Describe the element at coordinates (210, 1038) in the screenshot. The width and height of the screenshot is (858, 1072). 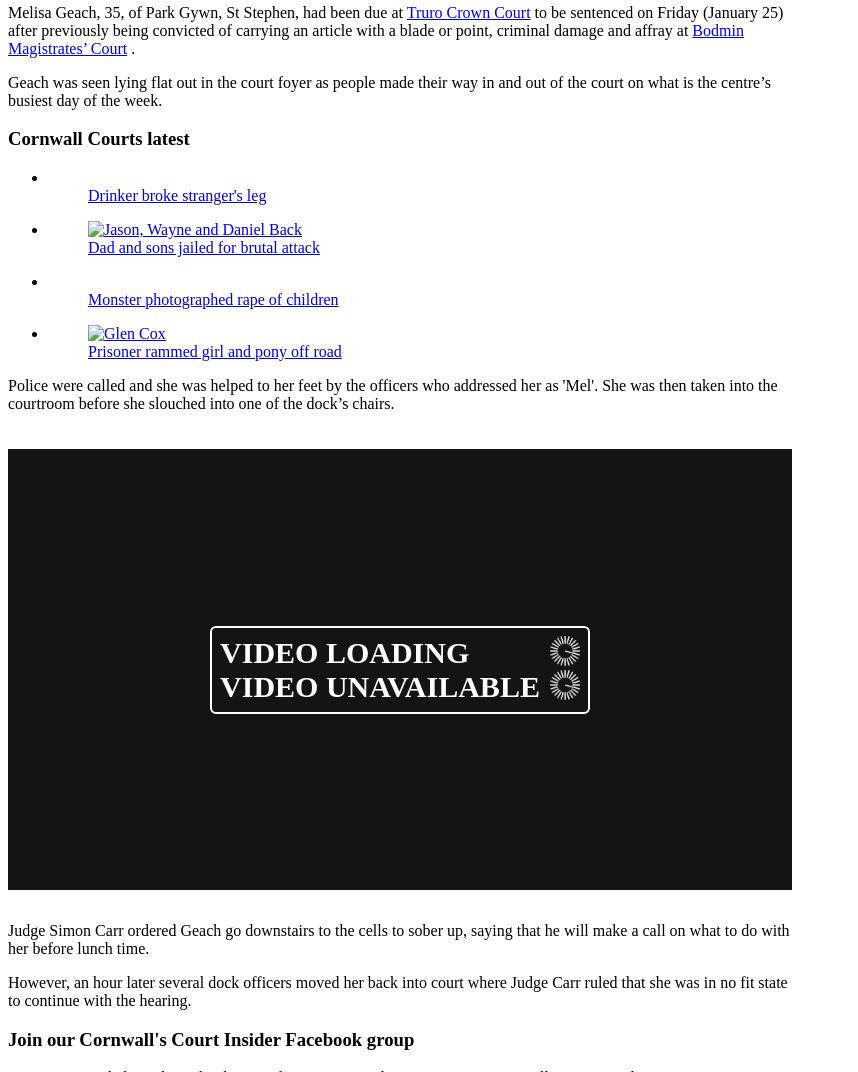
I see `'Join our Cornwall's Court Insider Facebook group'` at that location.